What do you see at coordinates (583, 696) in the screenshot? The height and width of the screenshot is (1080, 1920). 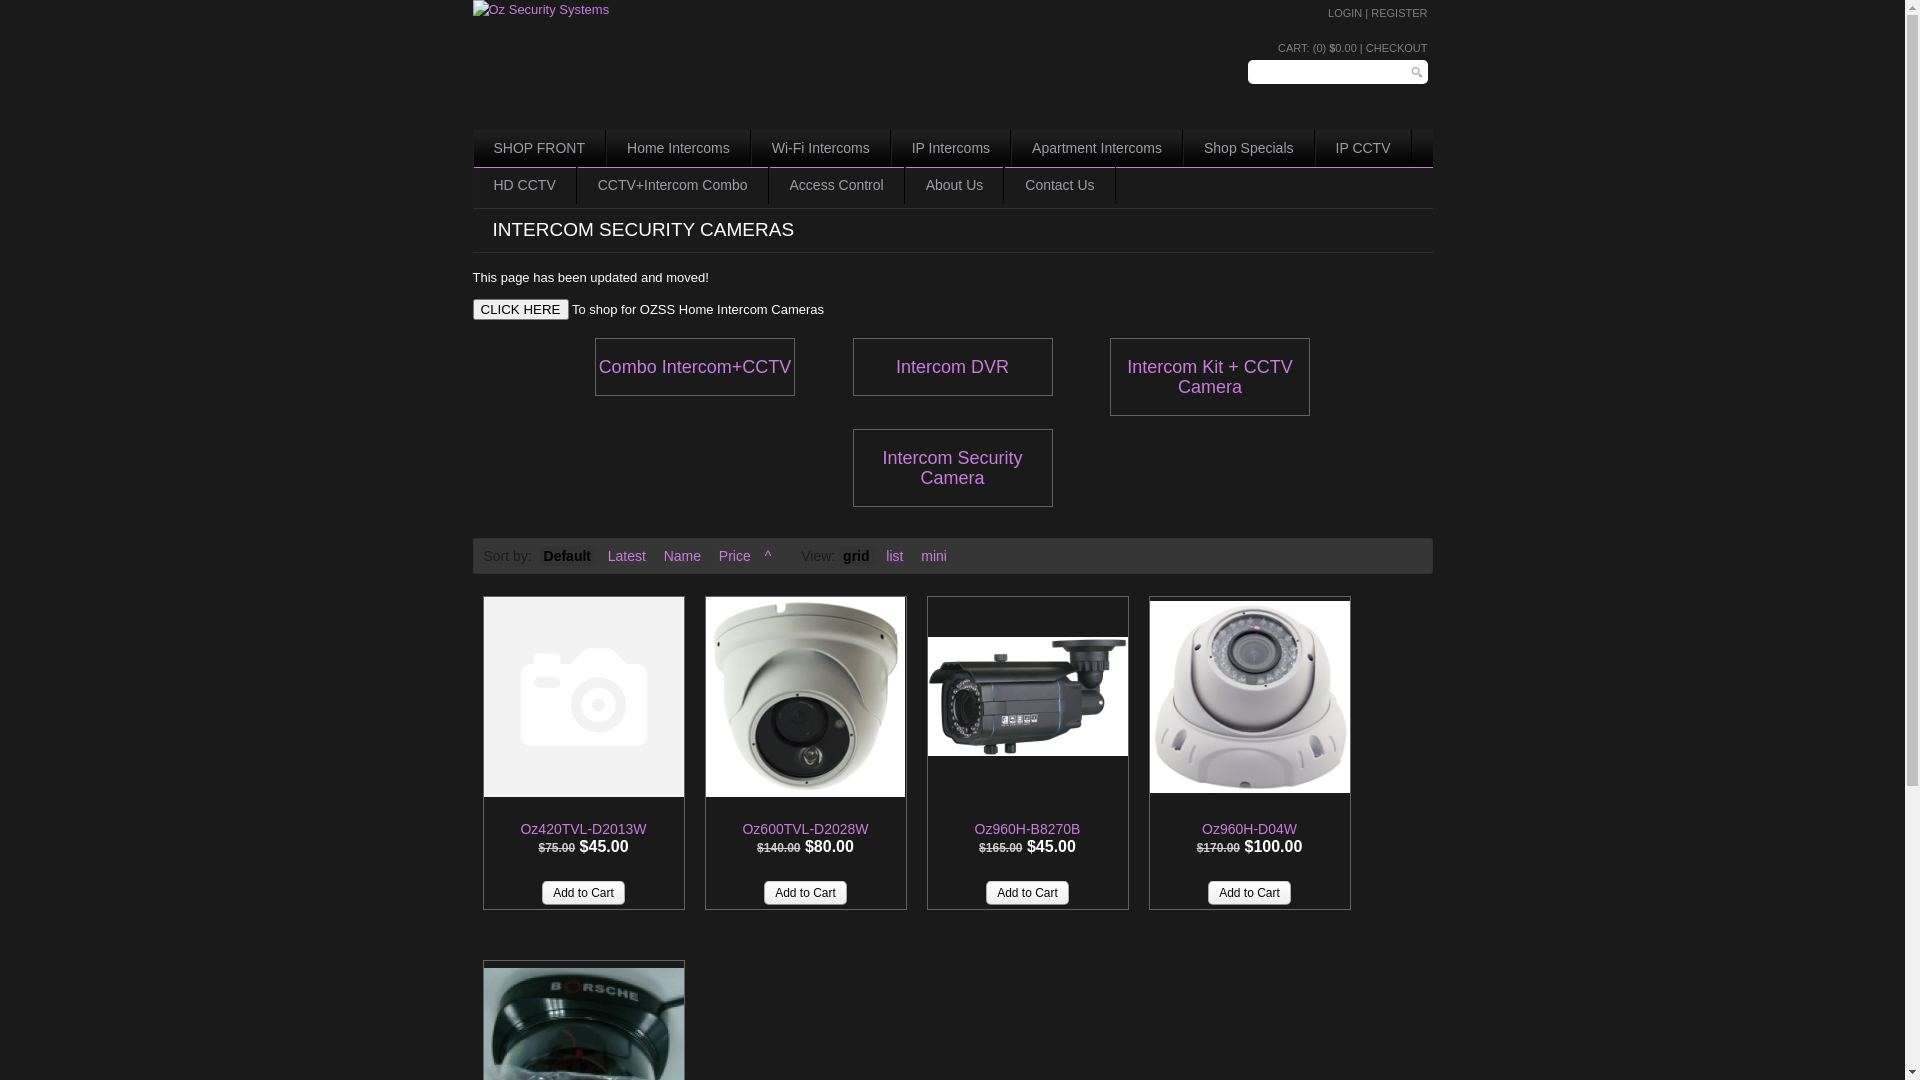 I see `'Oz420TVL-D2013W'` at bounding box center [583, 696].